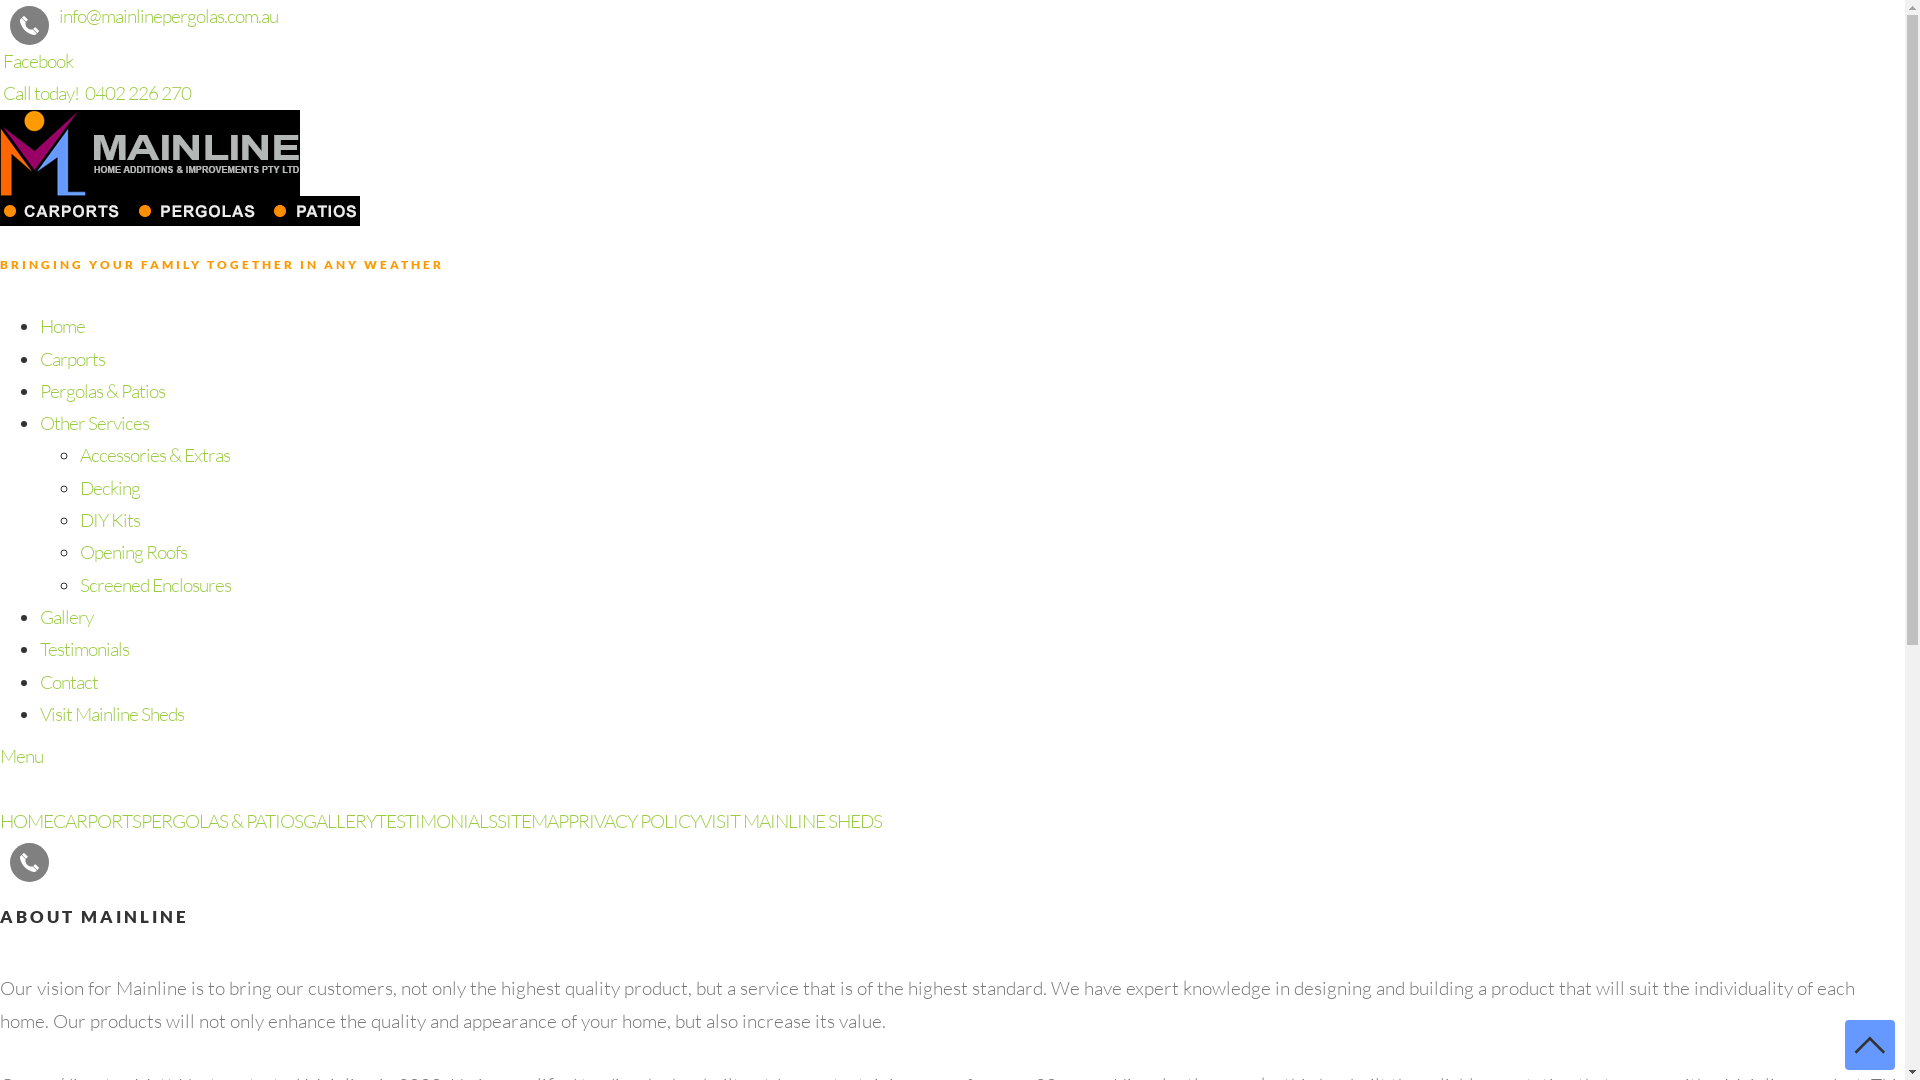  What do you see at coordinates (632, 821) in the screenshot?
I see `'PRIVACY POLICY'` at bounding box center [632, 821].